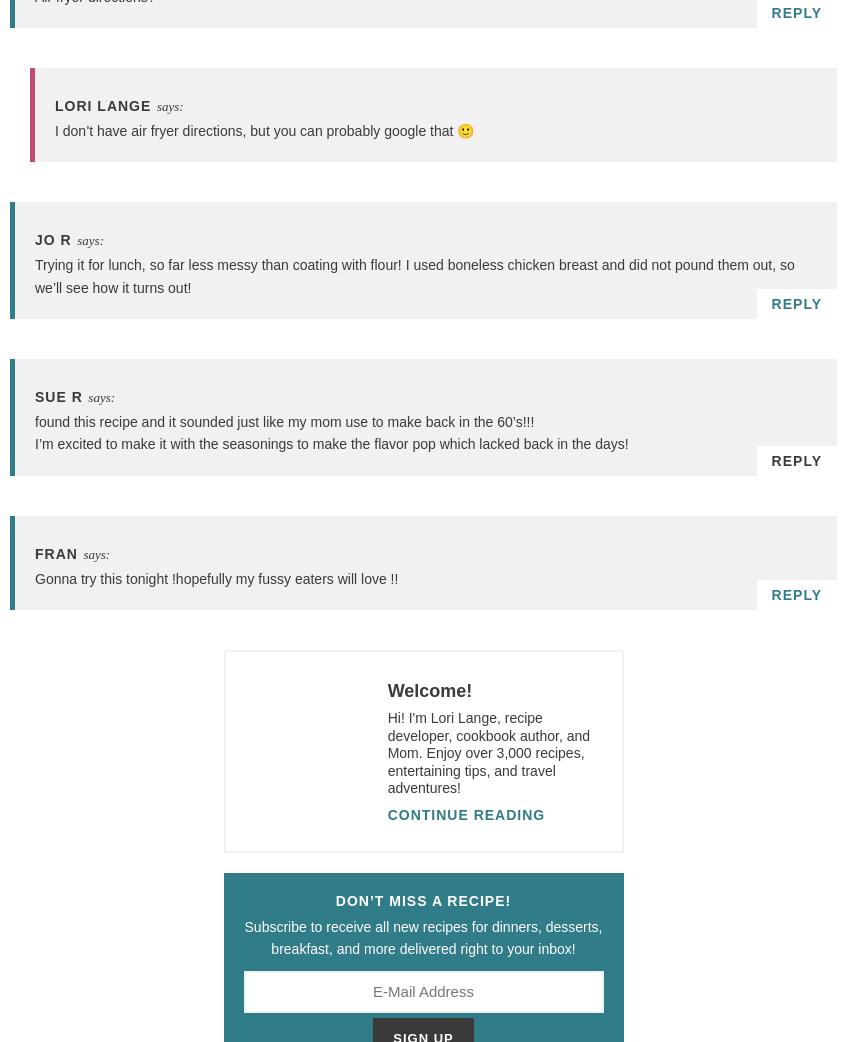  I want to click on 'Subscribe to receive all new recipes for dinners, desserts, breakfast, and more delivered right to your inbox!', so click(423, 936).